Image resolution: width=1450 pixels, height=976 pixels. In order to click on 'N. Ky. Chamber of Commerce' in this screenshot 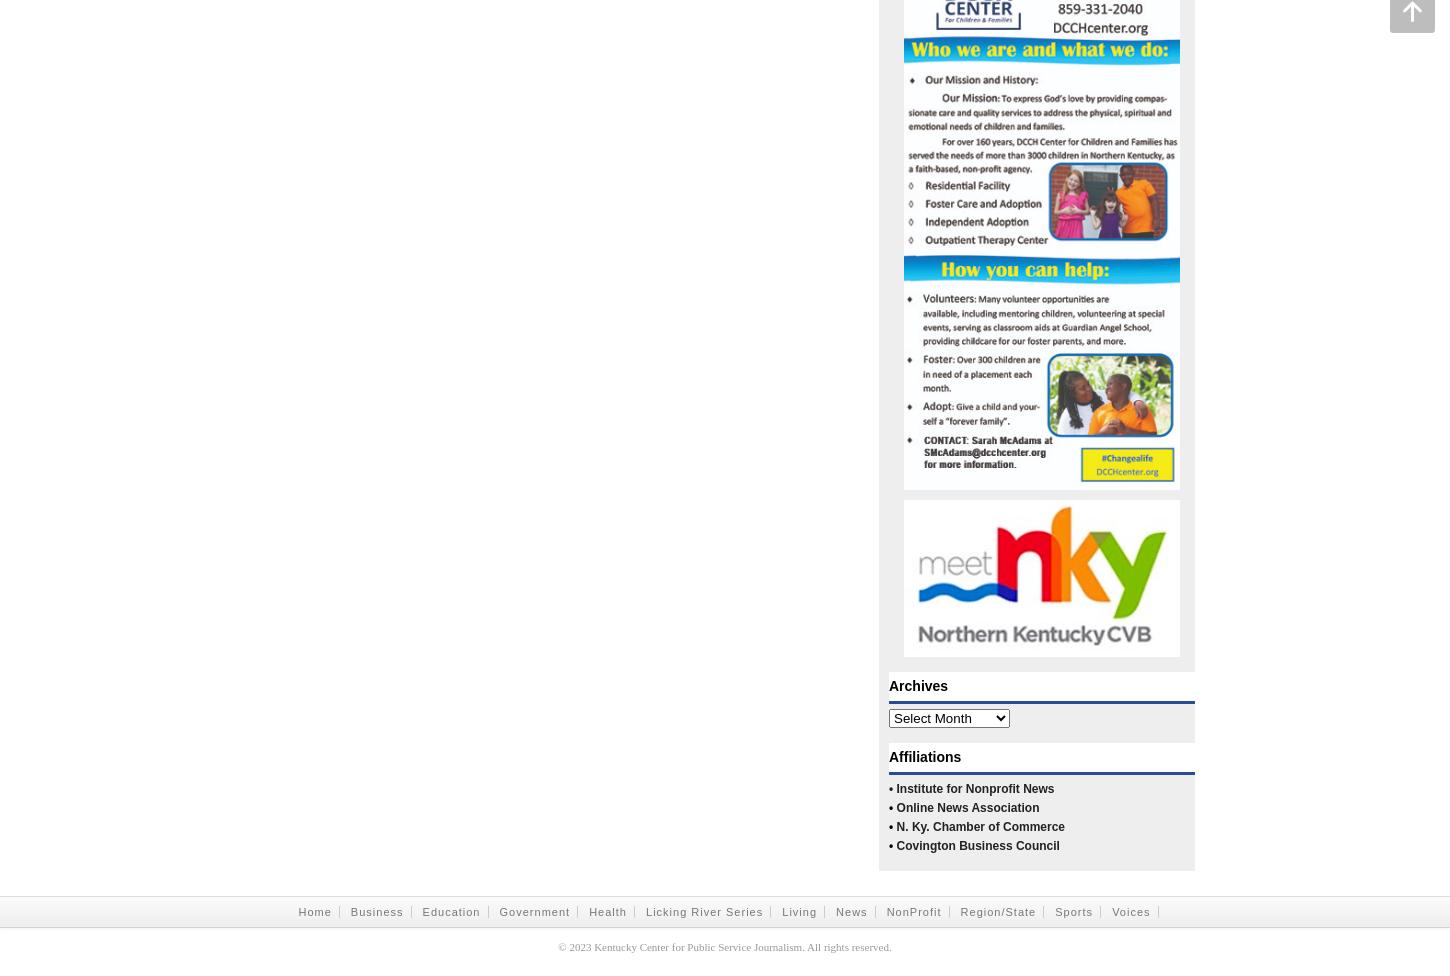, I will do `click(980, 826)`.